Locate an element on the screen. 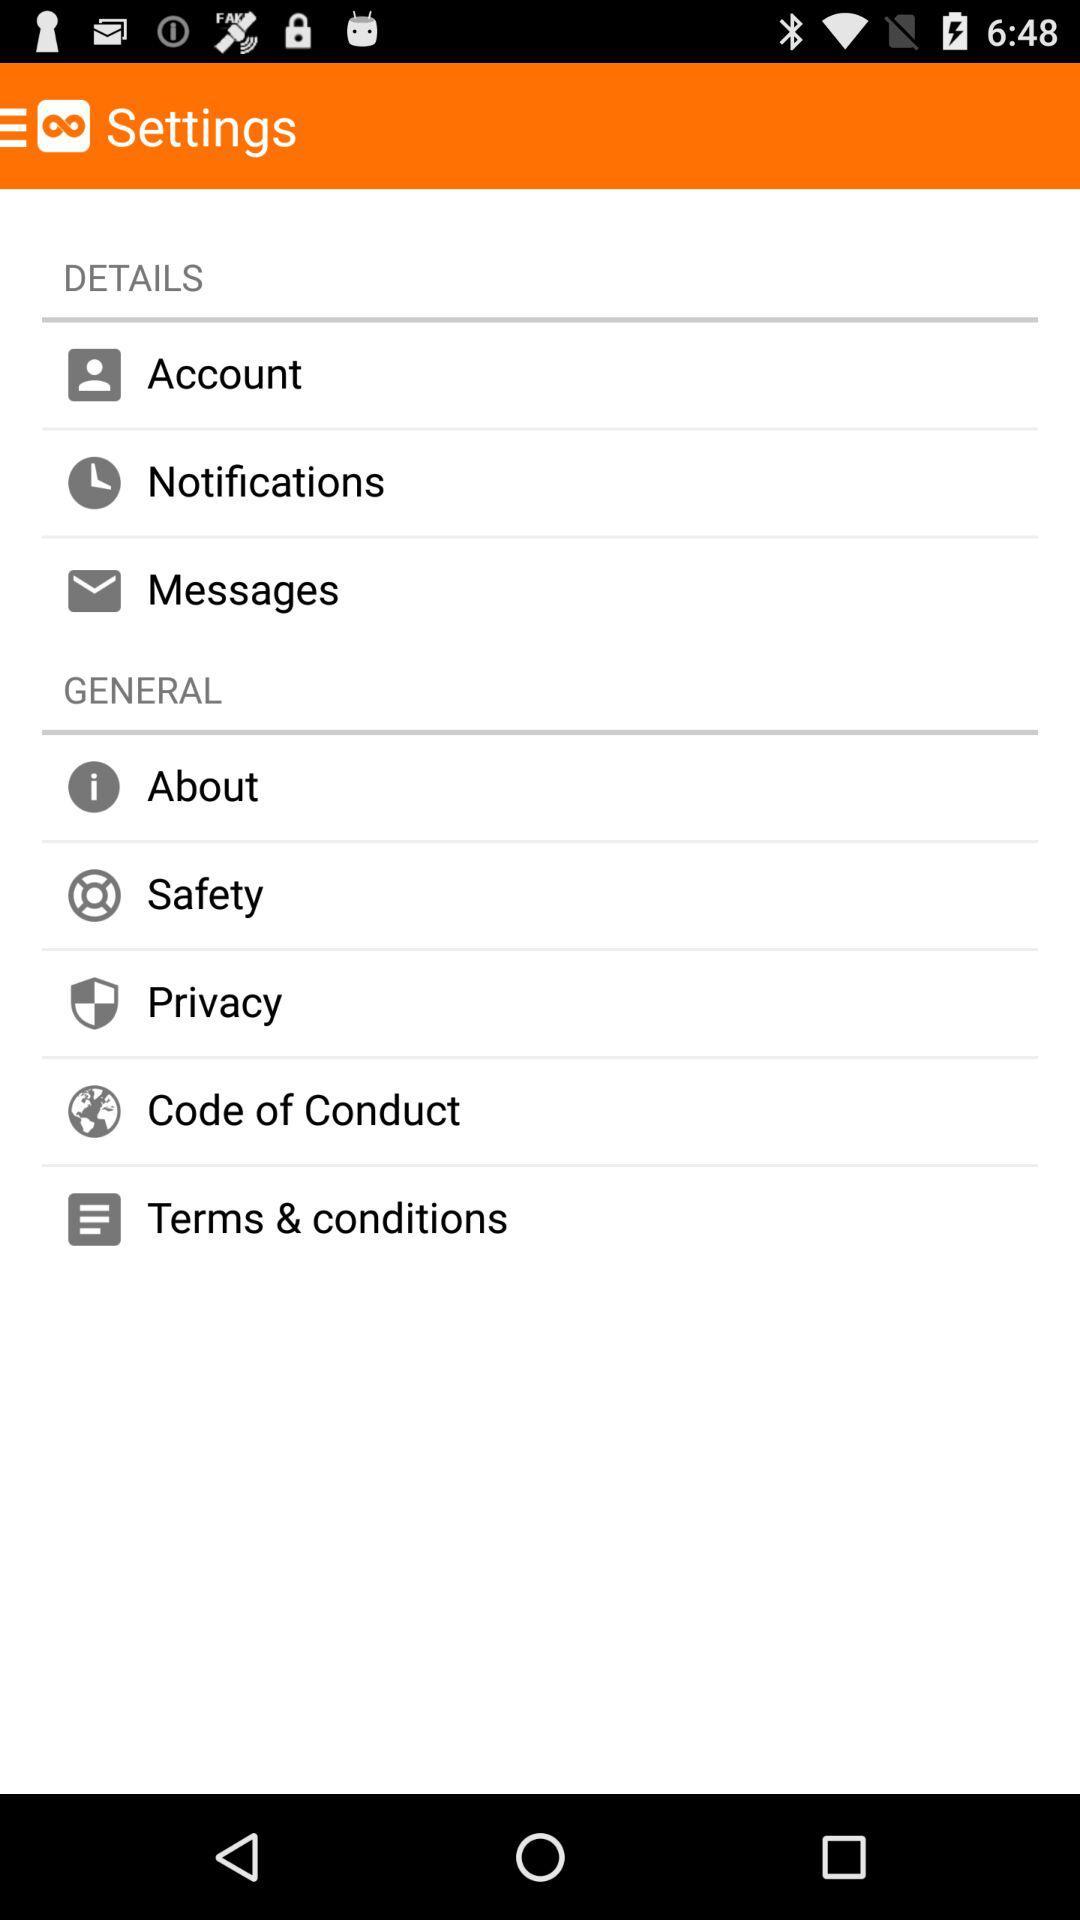  account is located at coordinates (540, 374).